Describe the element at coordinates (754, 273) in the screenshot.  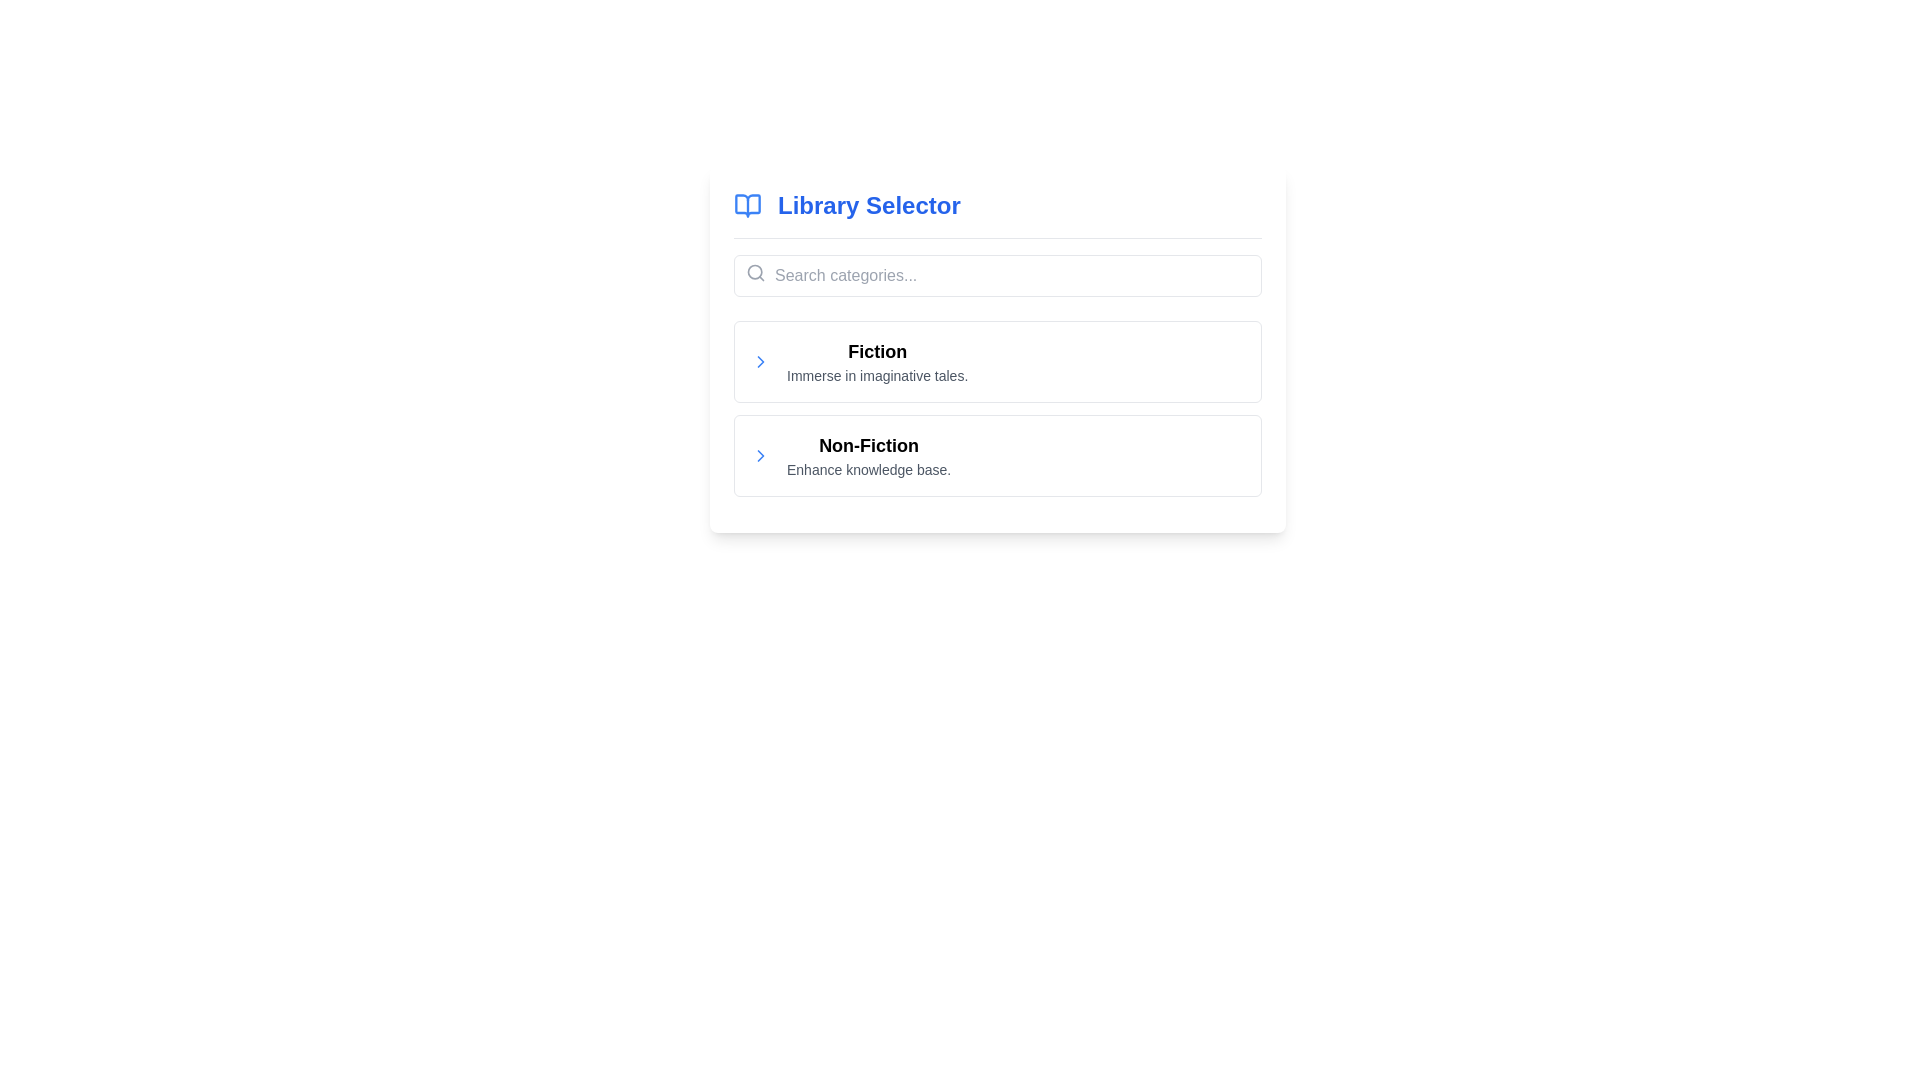
I see `the search icon located at the left-most position of the search bar, which indicates the input field is for search functionality` at that location.